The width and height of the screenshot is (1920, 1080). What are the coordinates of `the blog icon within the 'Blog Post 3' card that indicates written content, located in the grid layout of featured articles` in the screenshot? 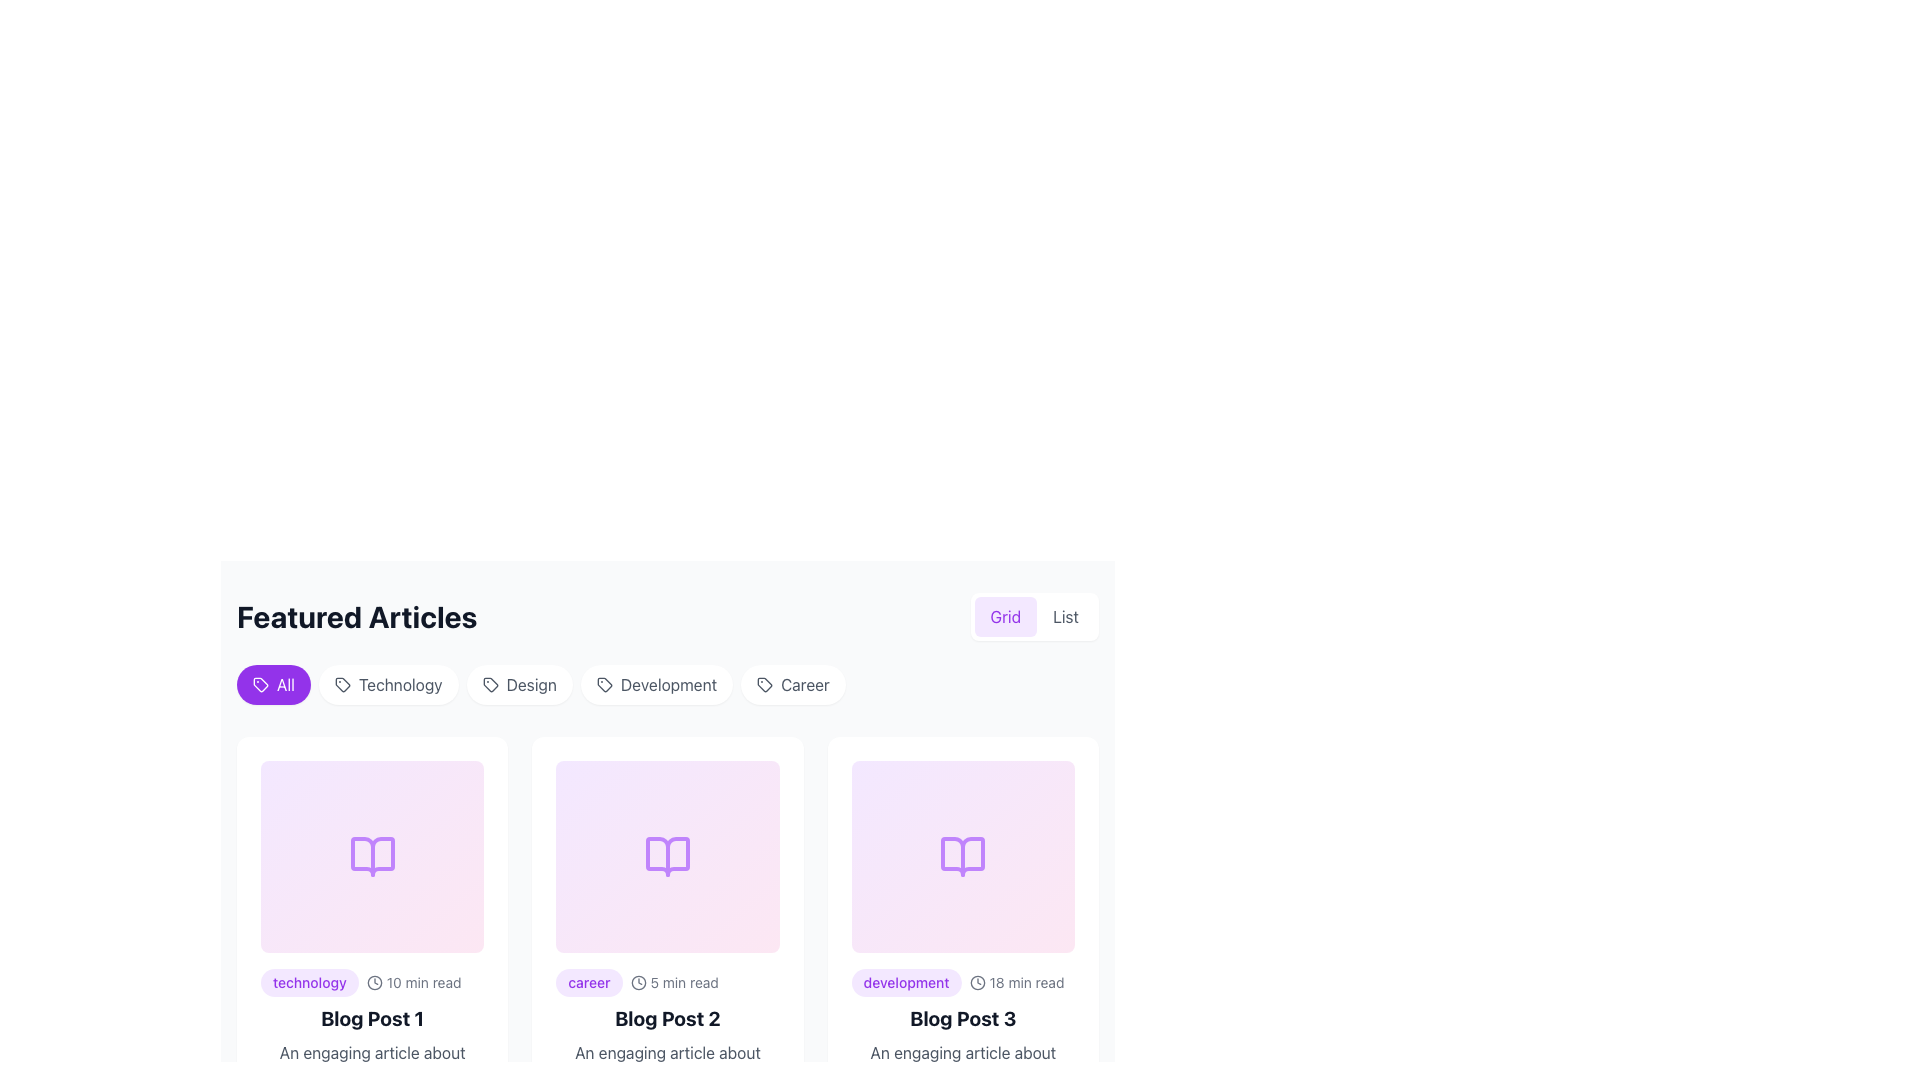 It's located at (963, 855).